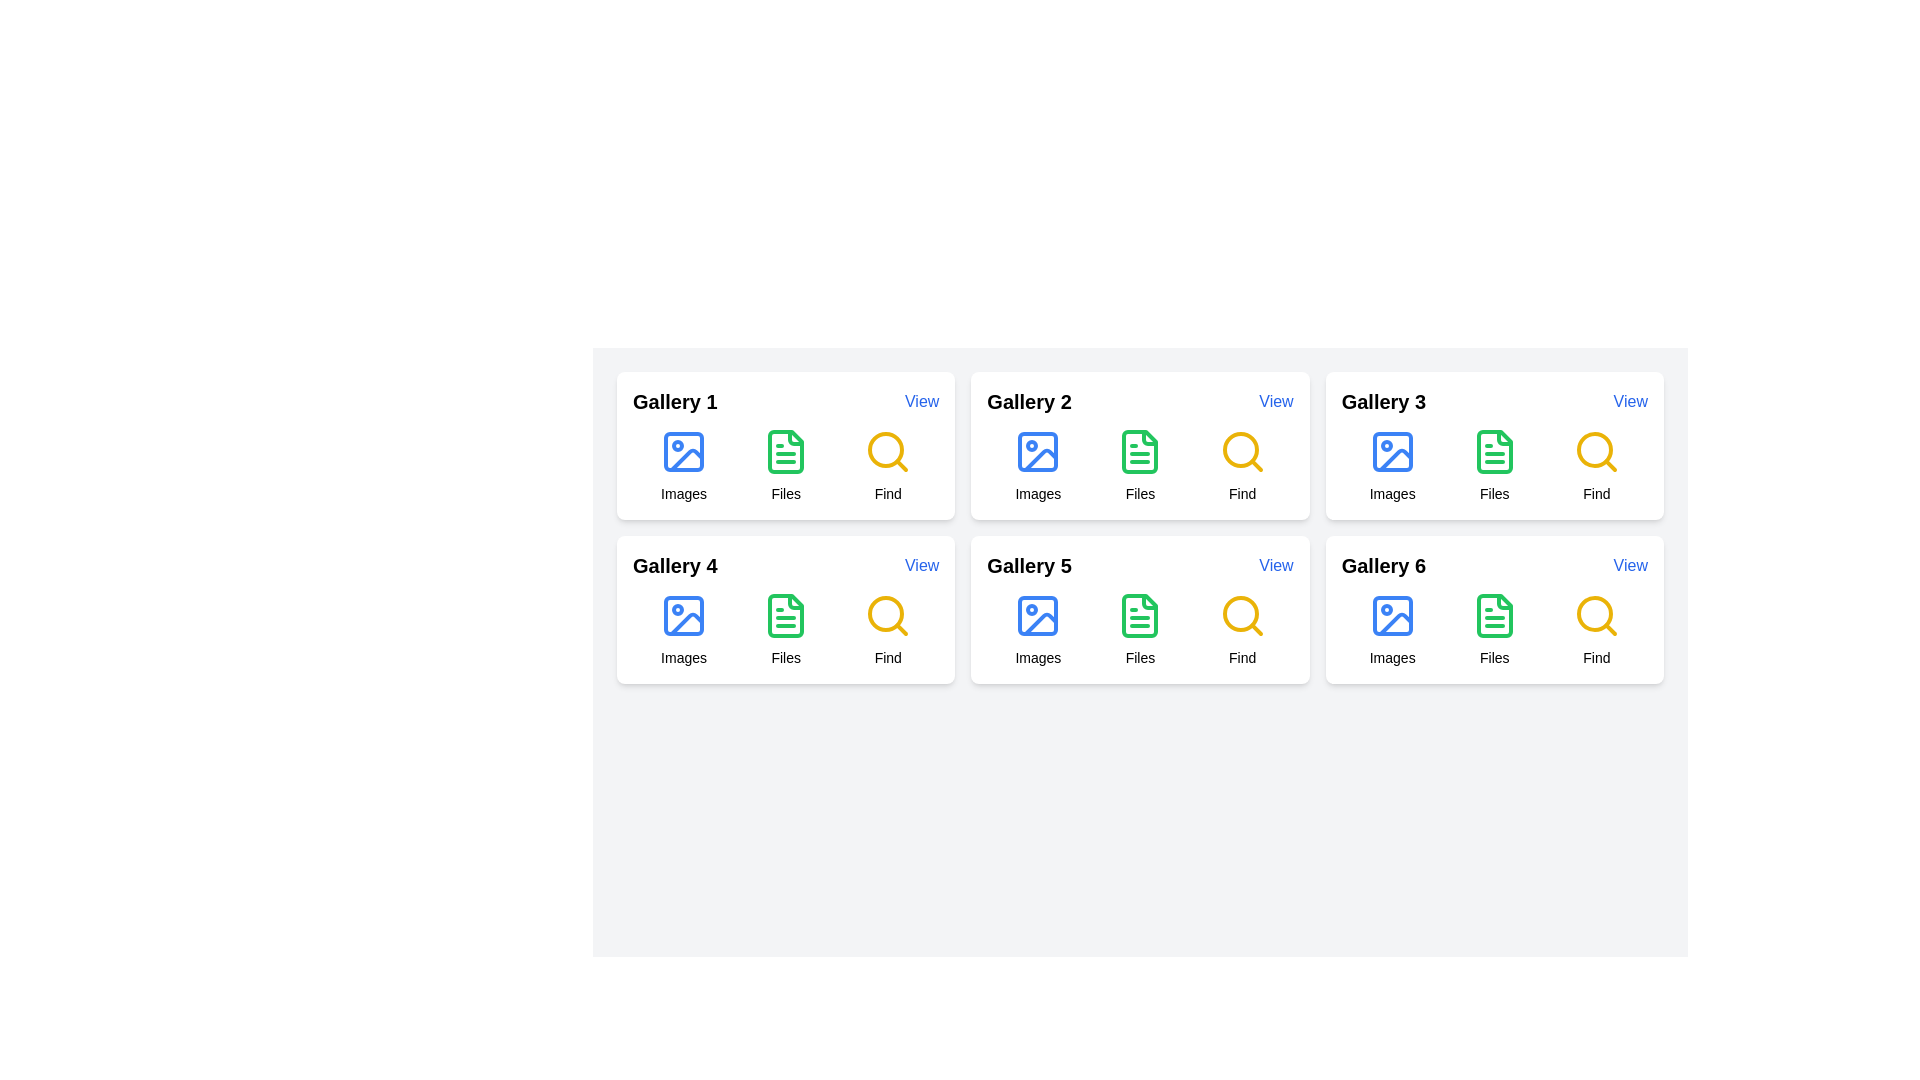 This screenshot has height=1080, width=1920. What do you see at coordinates (1140, 493) in the screenshot?
I see `the text label that says 'Files', which is centrally aligned and located under 'Gallery 2' in the grid layout` at bounding box center [1140, 493].